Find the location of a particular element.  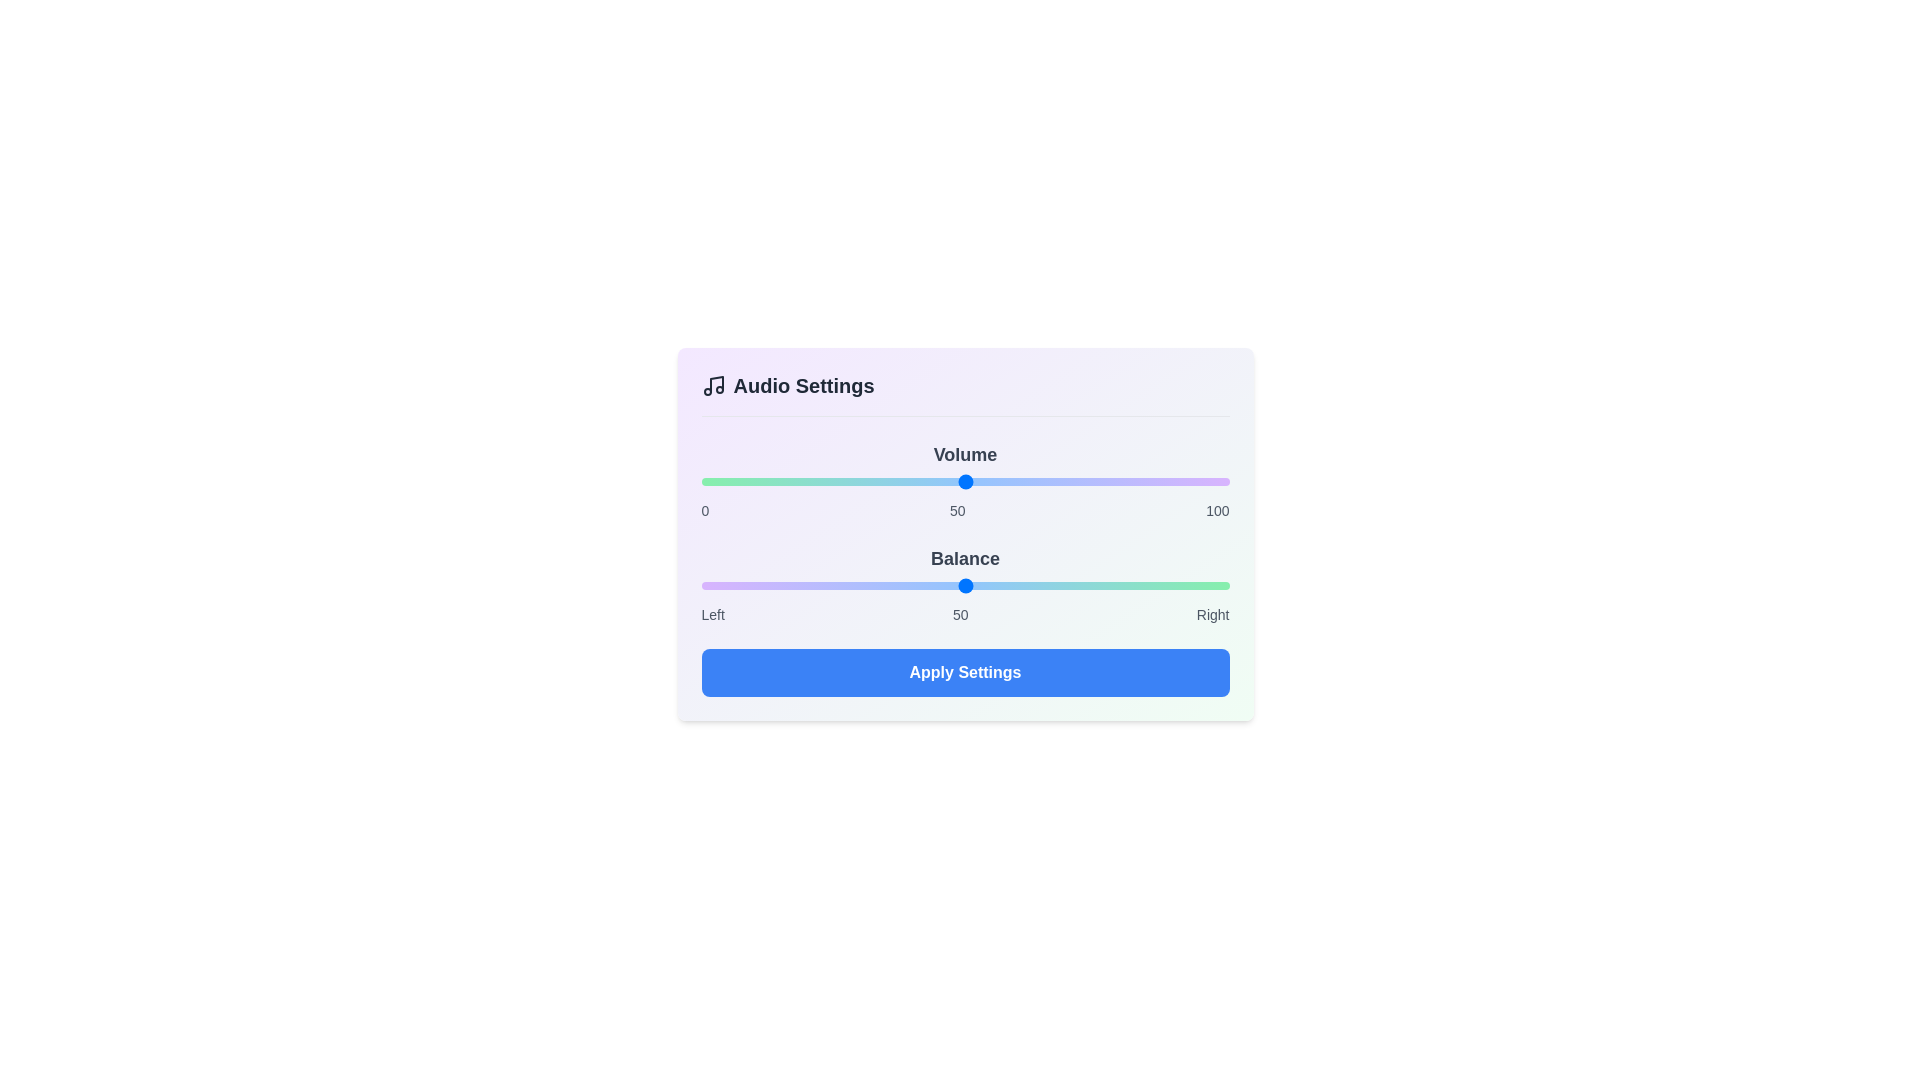

the volume level is located at coordinates (1085, 482).